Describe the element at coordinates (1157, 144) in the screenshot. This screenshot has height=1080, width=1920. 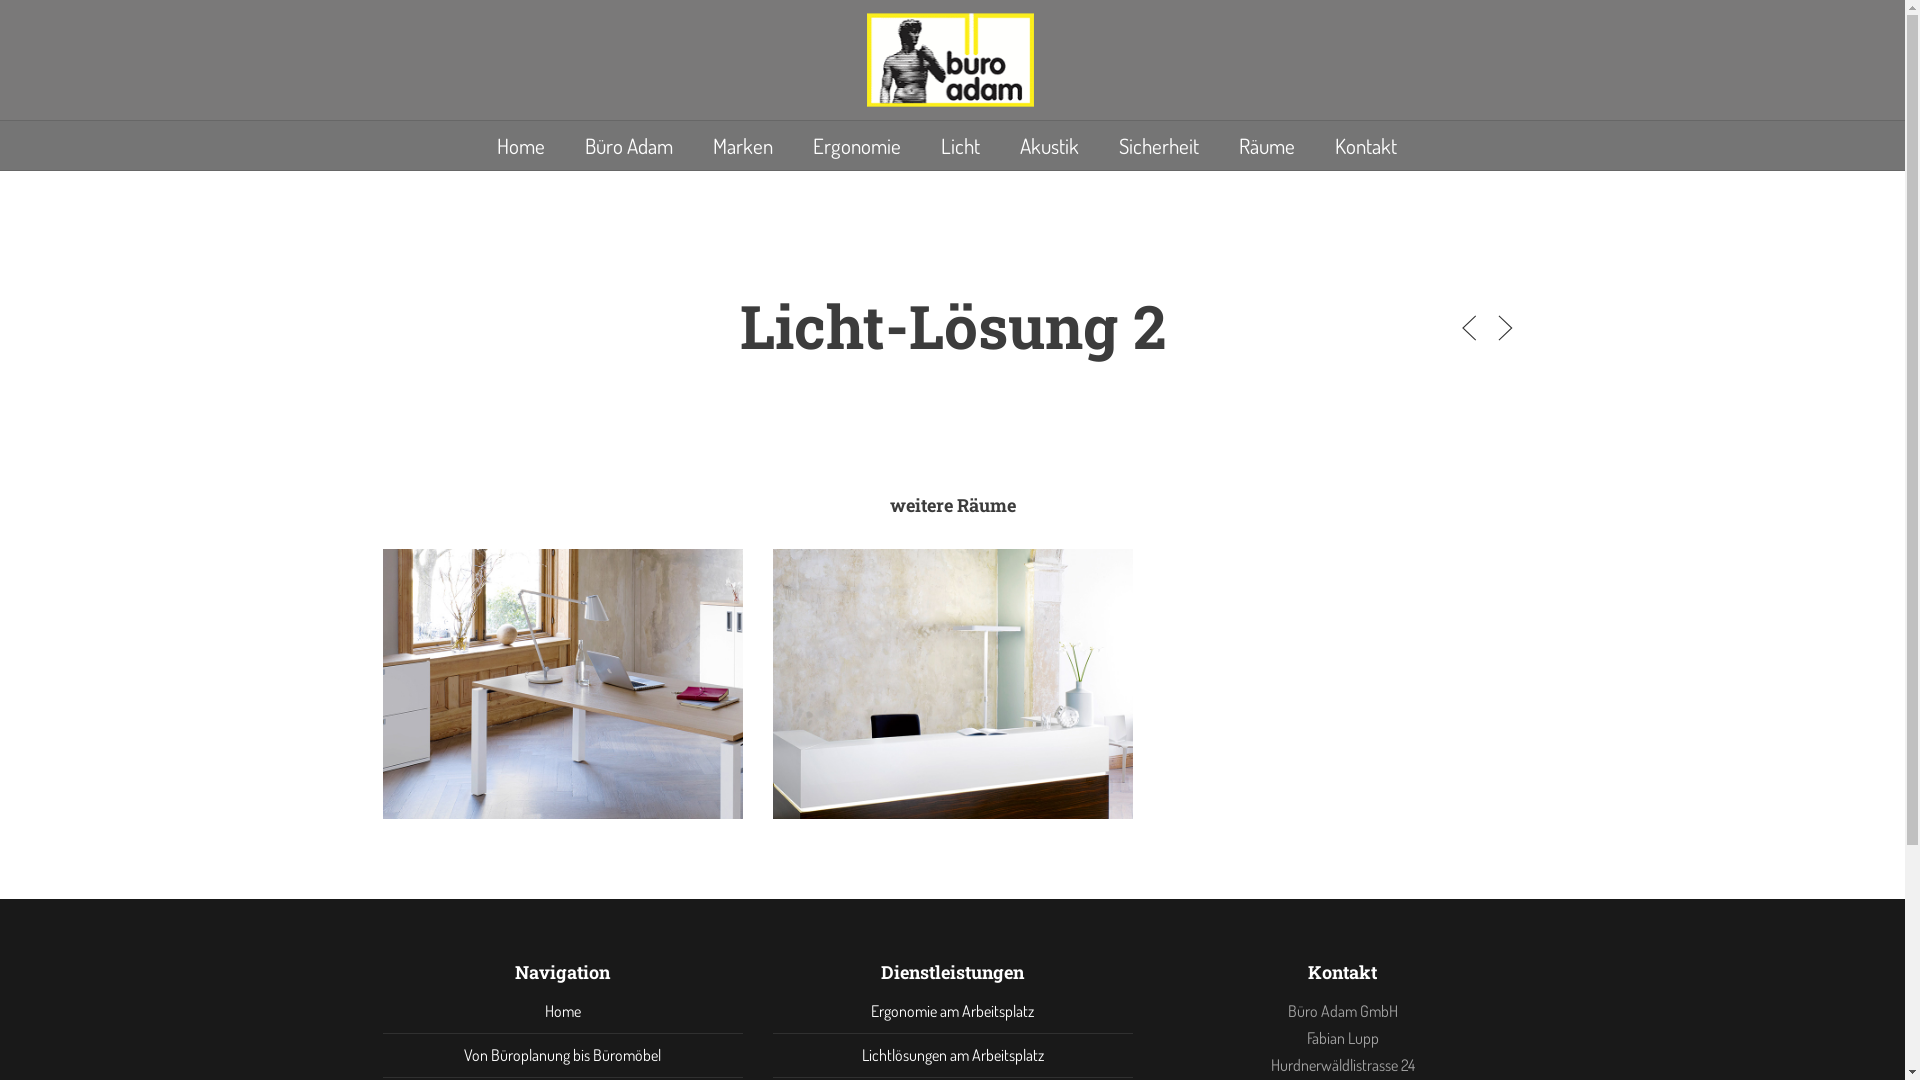
I see `'Sicherheit'` at that location.